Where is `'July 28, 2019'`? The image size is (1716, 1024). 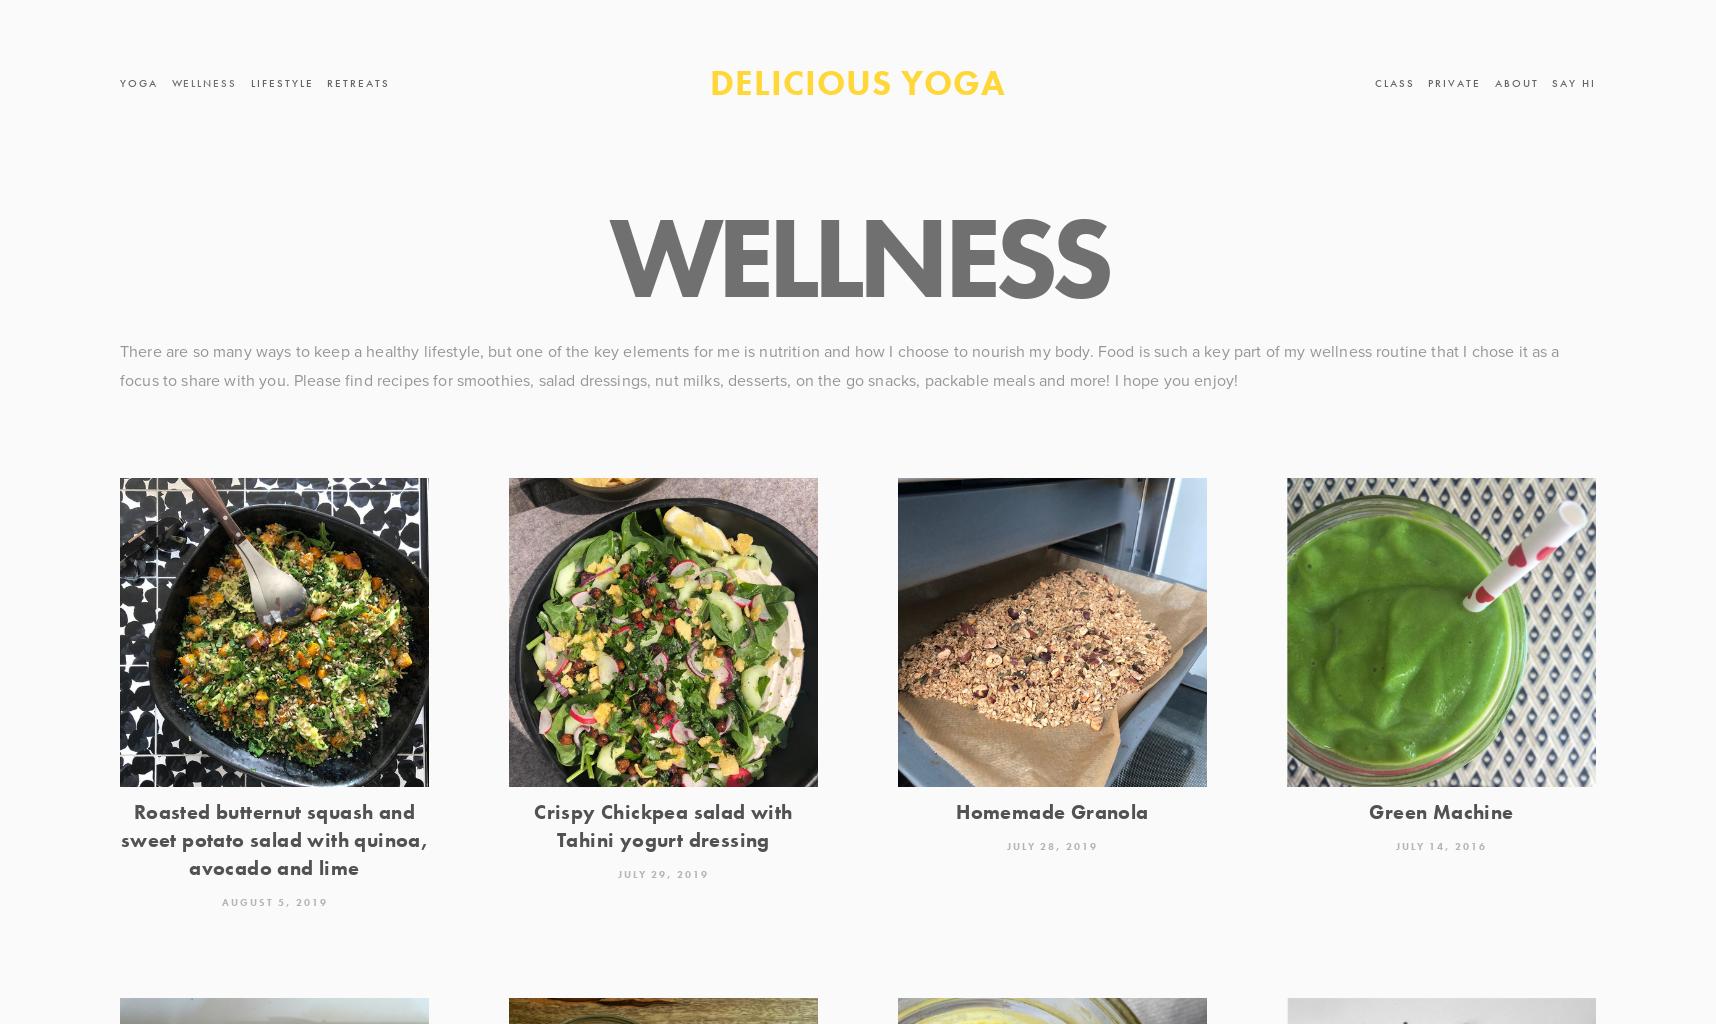 'July 28, 2019' is located at coordinates (1052, 844).